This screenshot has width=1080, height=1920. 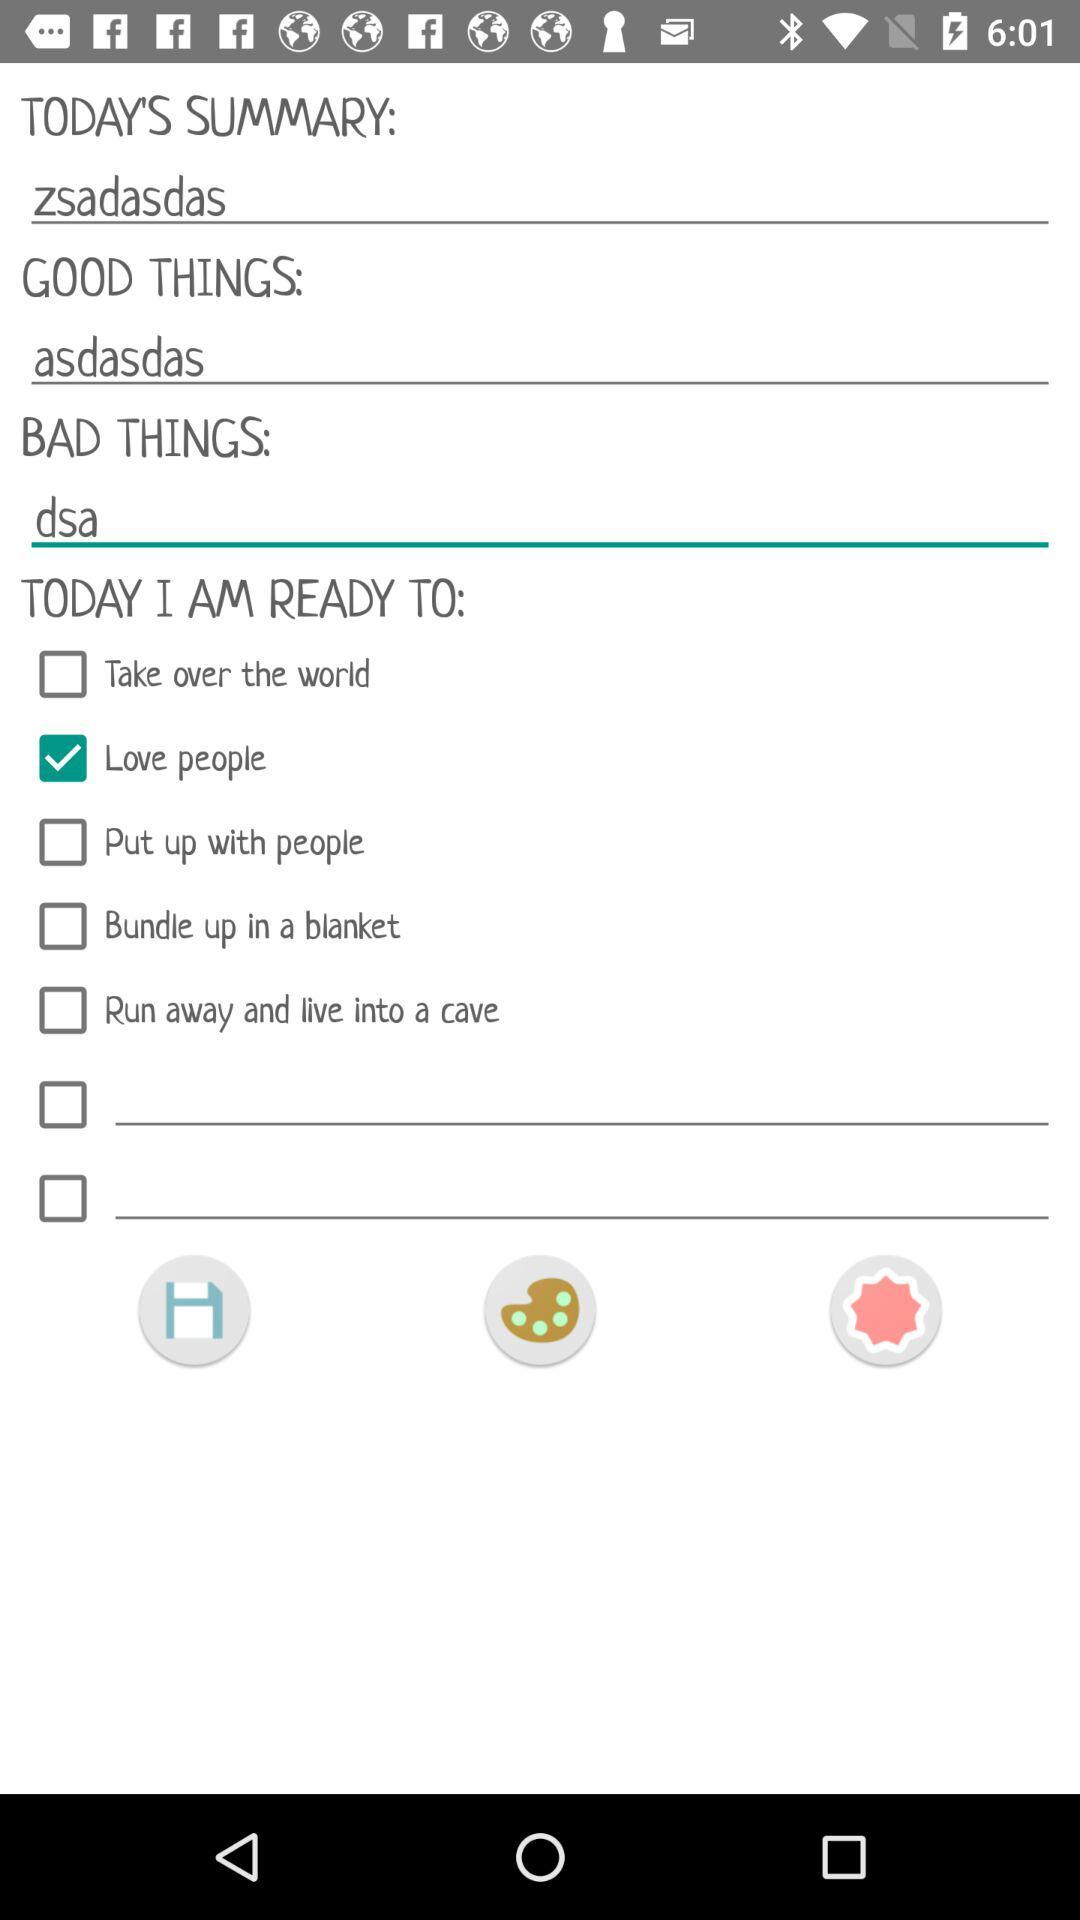 What do you see at coordinates (540, 842) in the screenshot?
I see `the item below love people` at bounding box center [540, 842].